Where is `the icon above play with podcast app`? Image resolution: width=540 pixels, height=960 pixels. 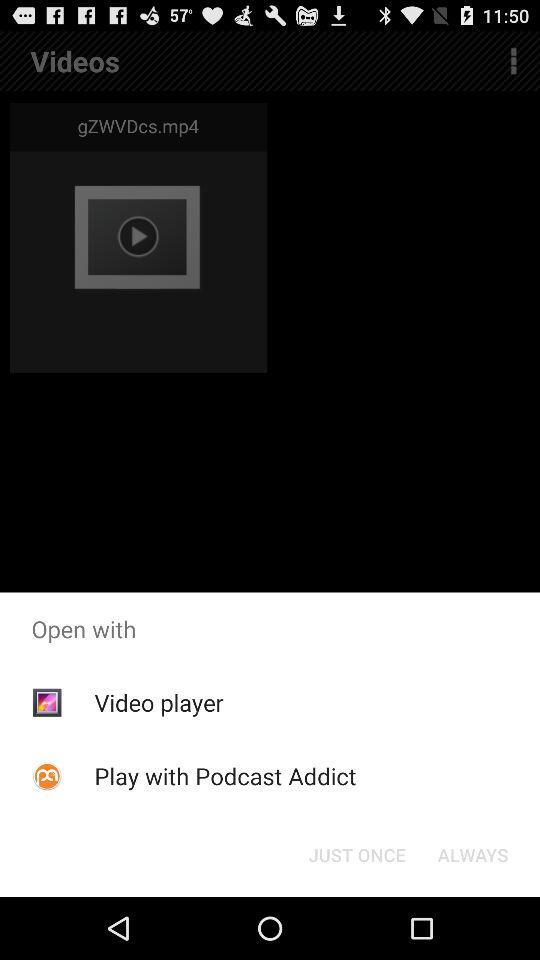 the icon above play with podcast app is located at coordinates (157, 702).